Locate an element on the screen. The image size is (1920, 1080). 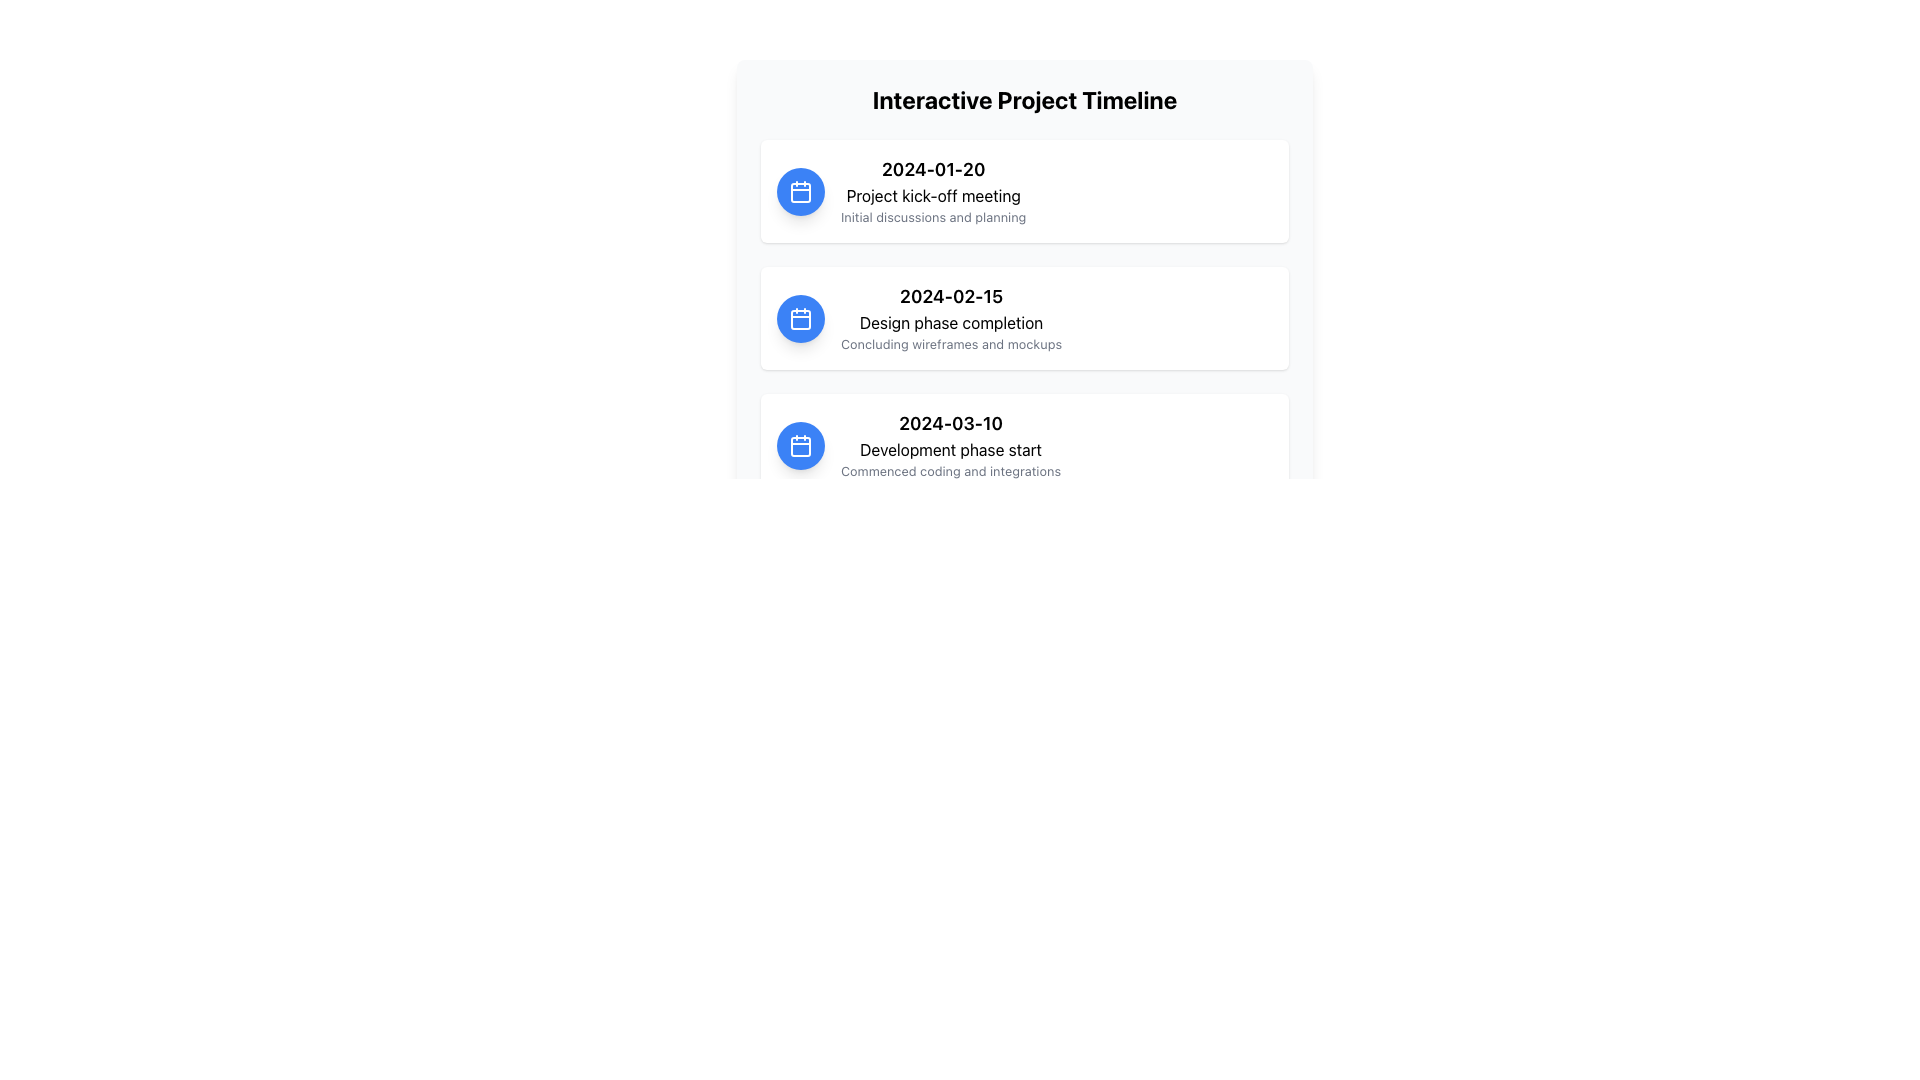
the background rectangle of the calendar icon, which is a rounded rectangle with a light fill color located to the left of the 'Development phase start' event entry is located at coordinates (801, 445).